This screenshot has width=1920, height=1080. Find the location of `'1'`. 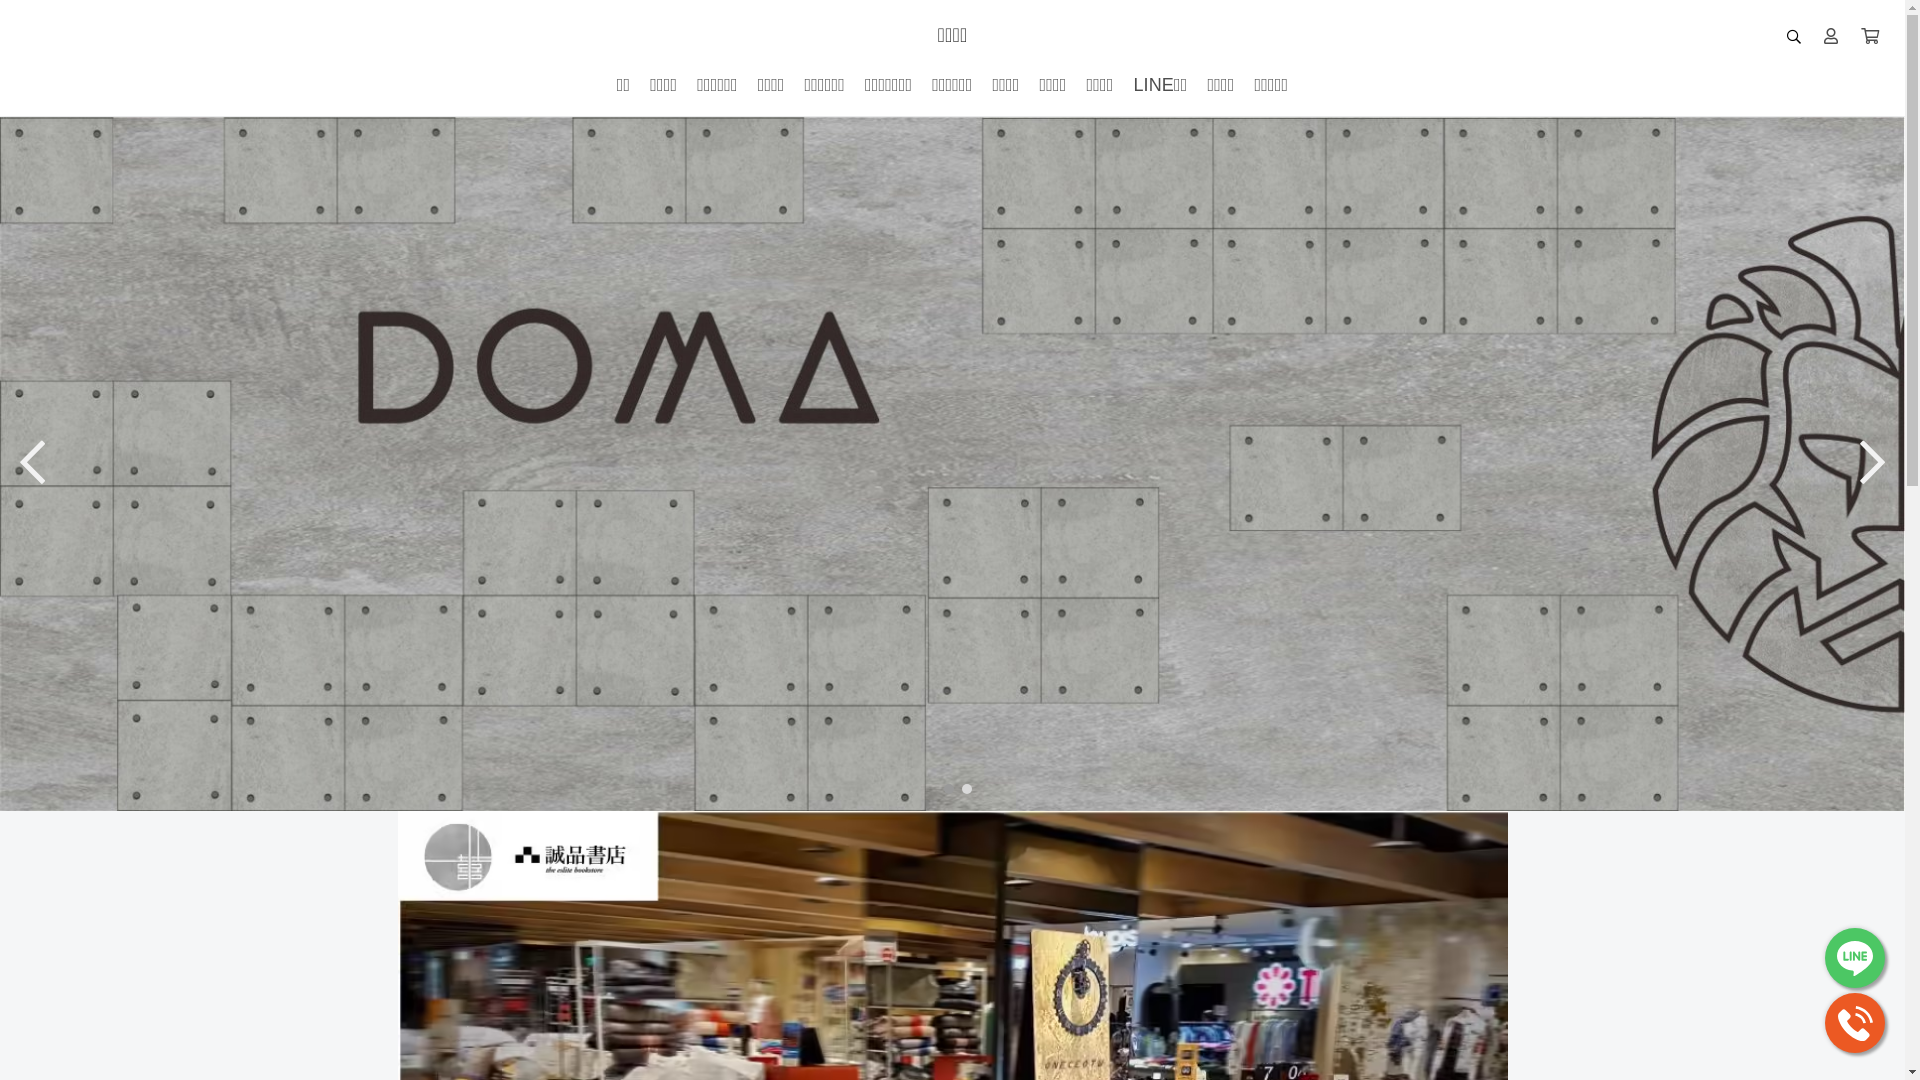

'1' is located at coordinates (943, 786).